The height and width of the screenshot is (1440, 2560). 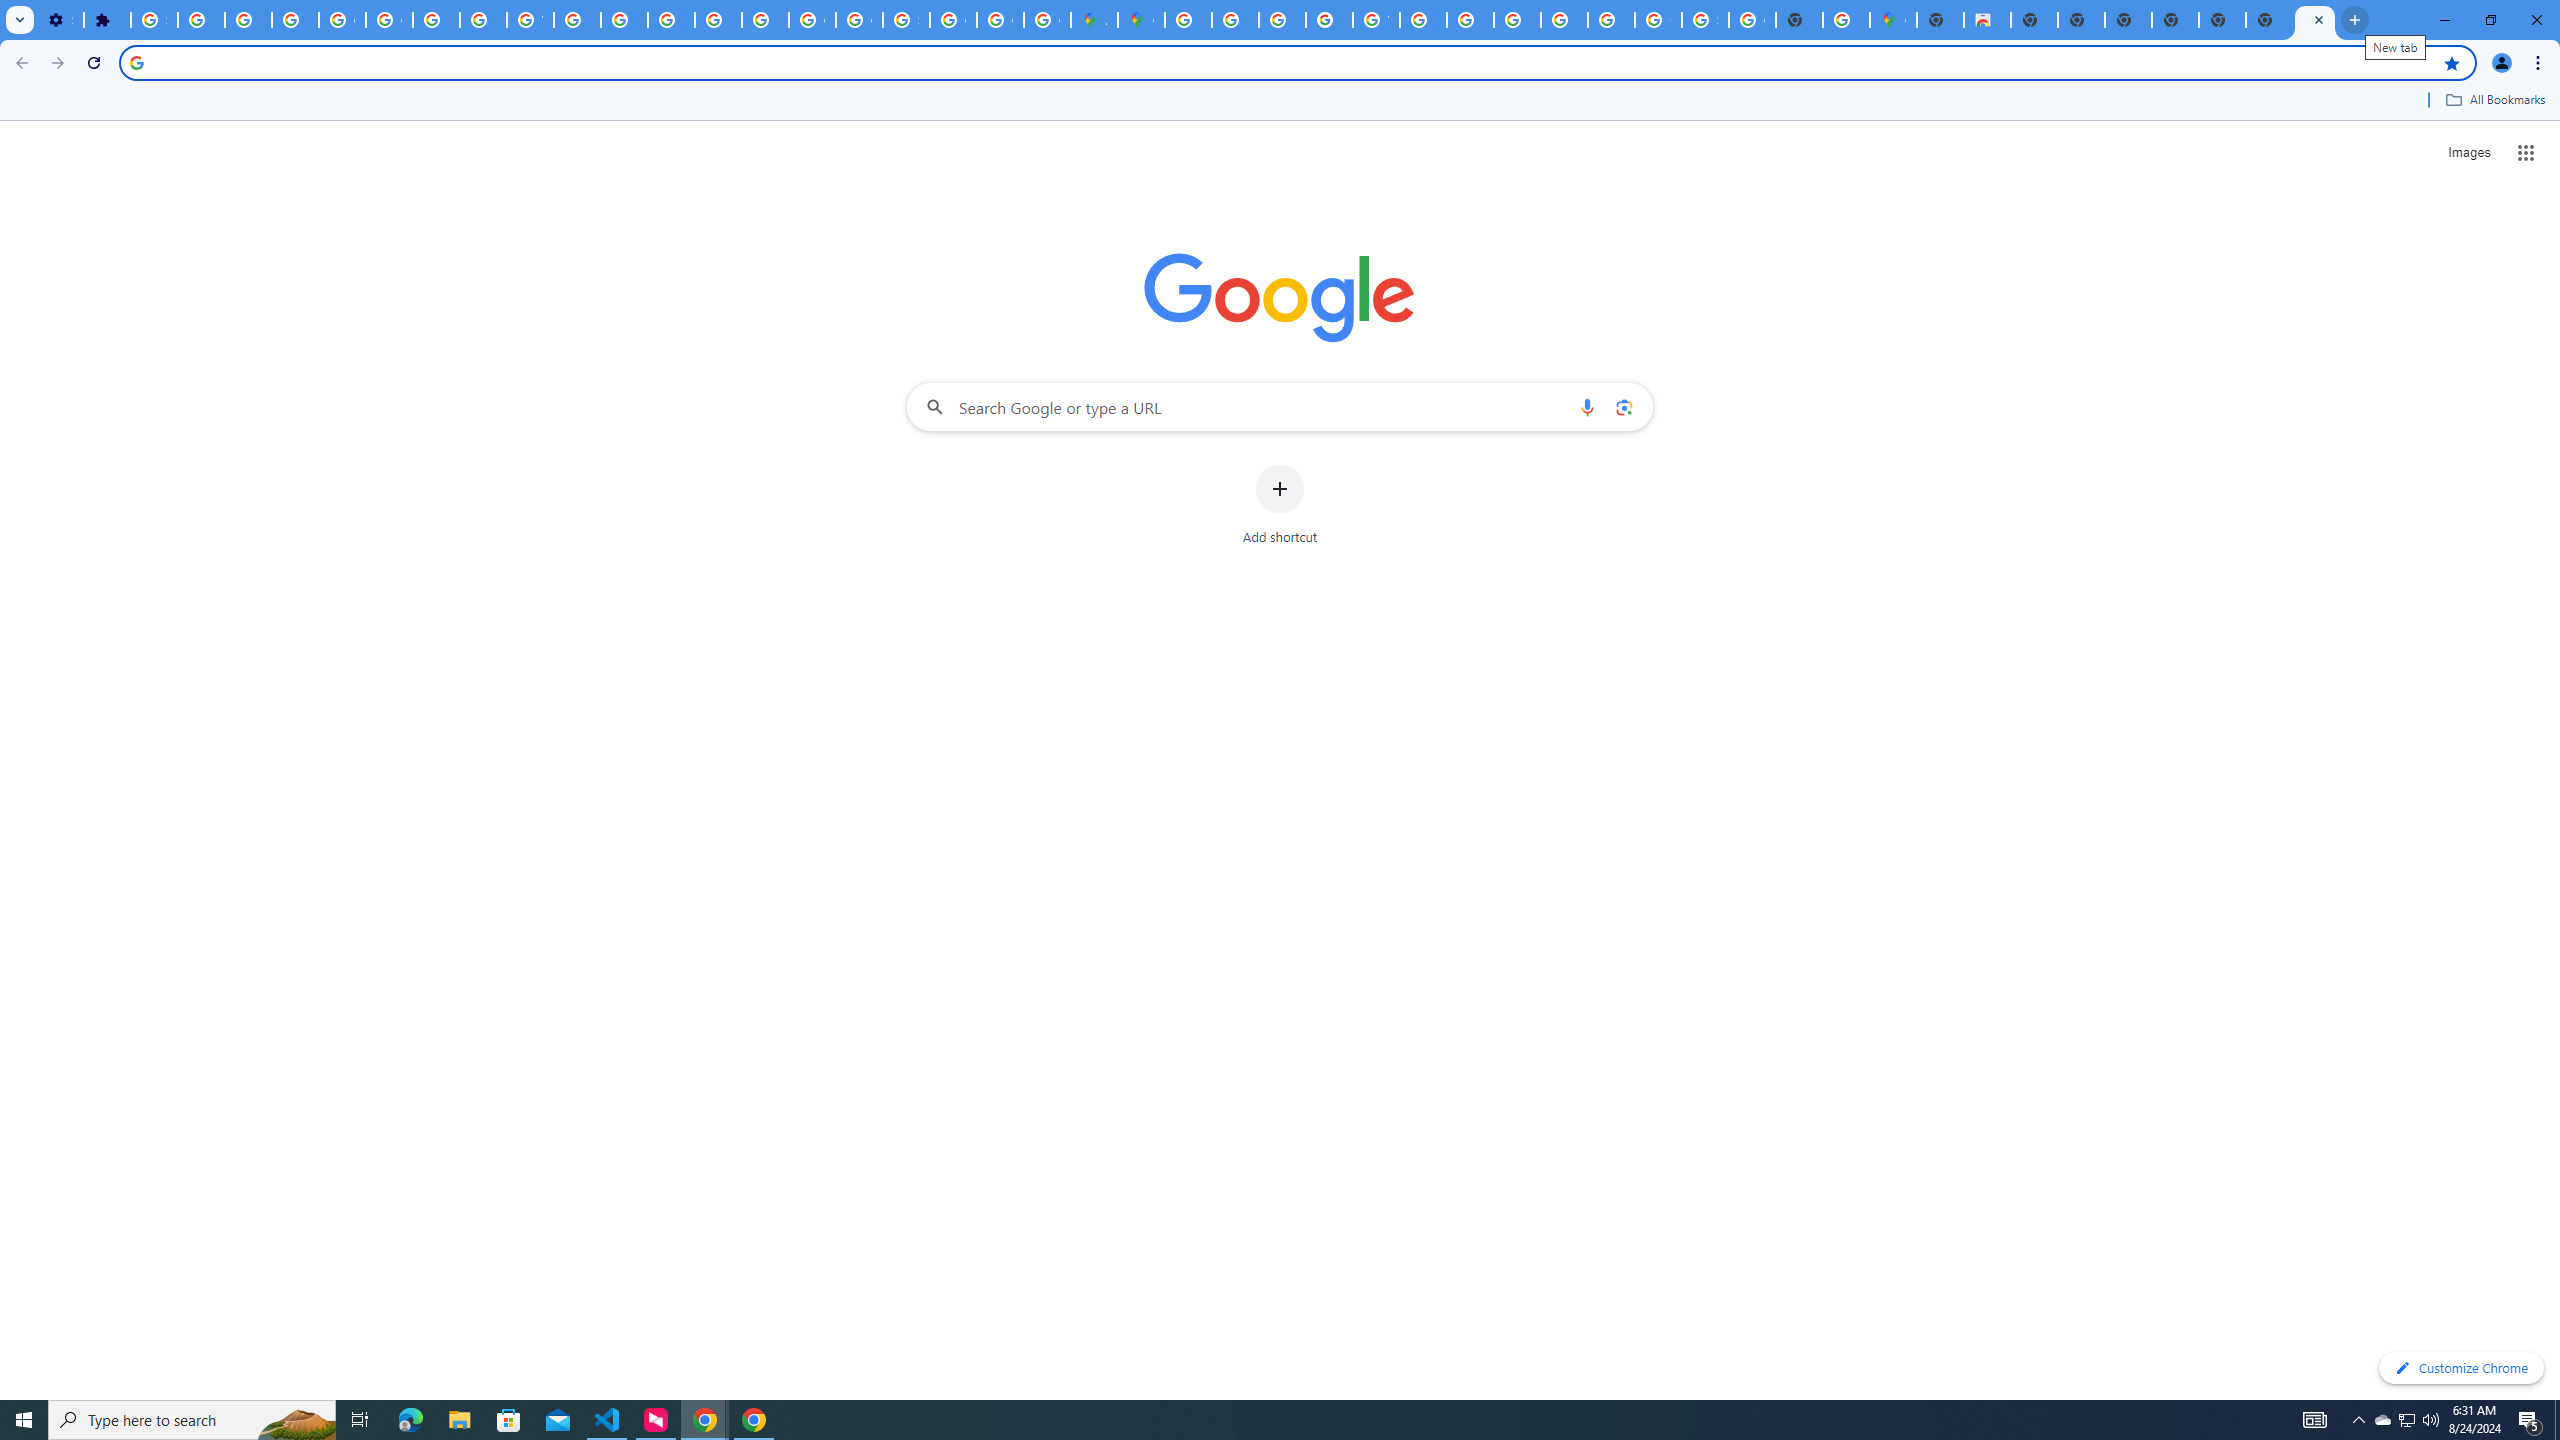 What do you see at coordinates (530, 19) in the screenshot?
I see `'YouTube'` at bounding box center [530, 19].